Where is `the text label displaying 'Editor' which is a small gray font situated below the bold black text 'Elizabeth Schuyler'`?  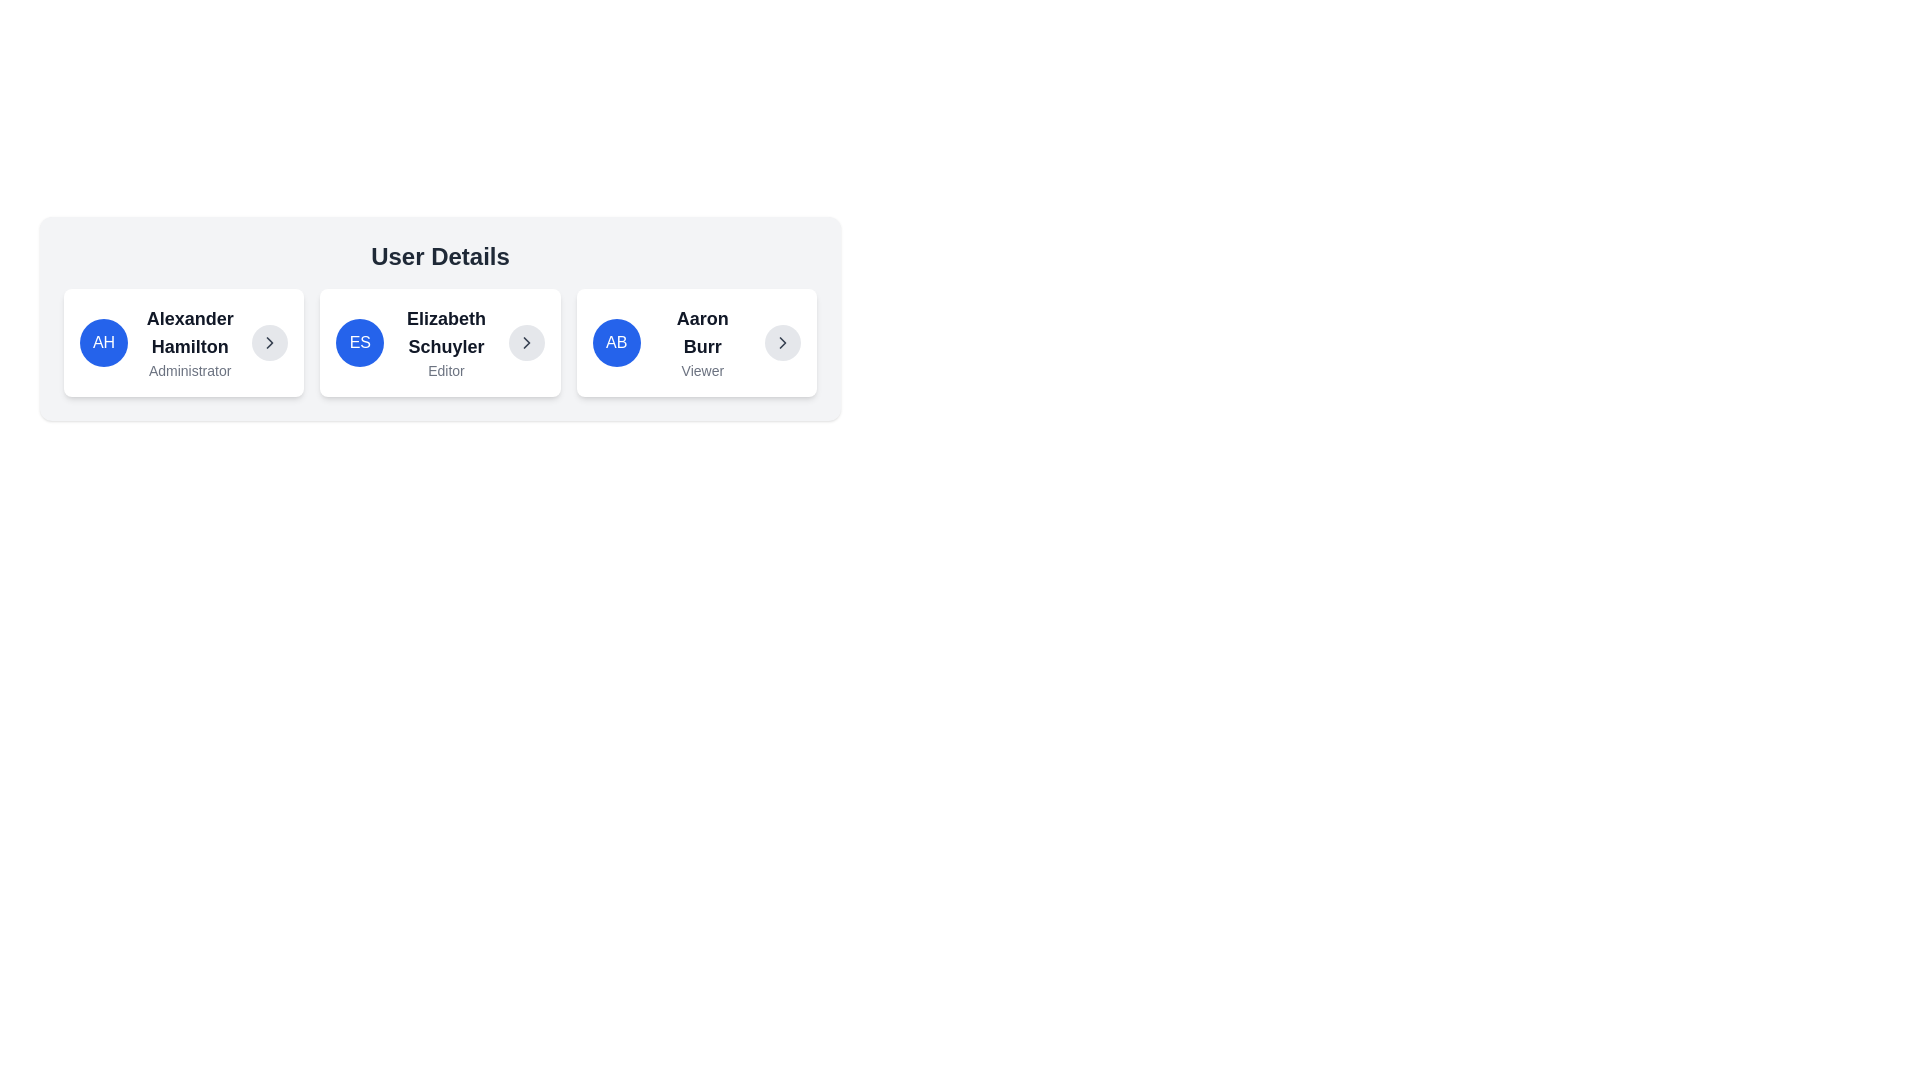
the text label displaying 'Editor' which is a small gray font situated below the bold black text 'Elizabeth Schuyler' is located at coordinates (445, 370).